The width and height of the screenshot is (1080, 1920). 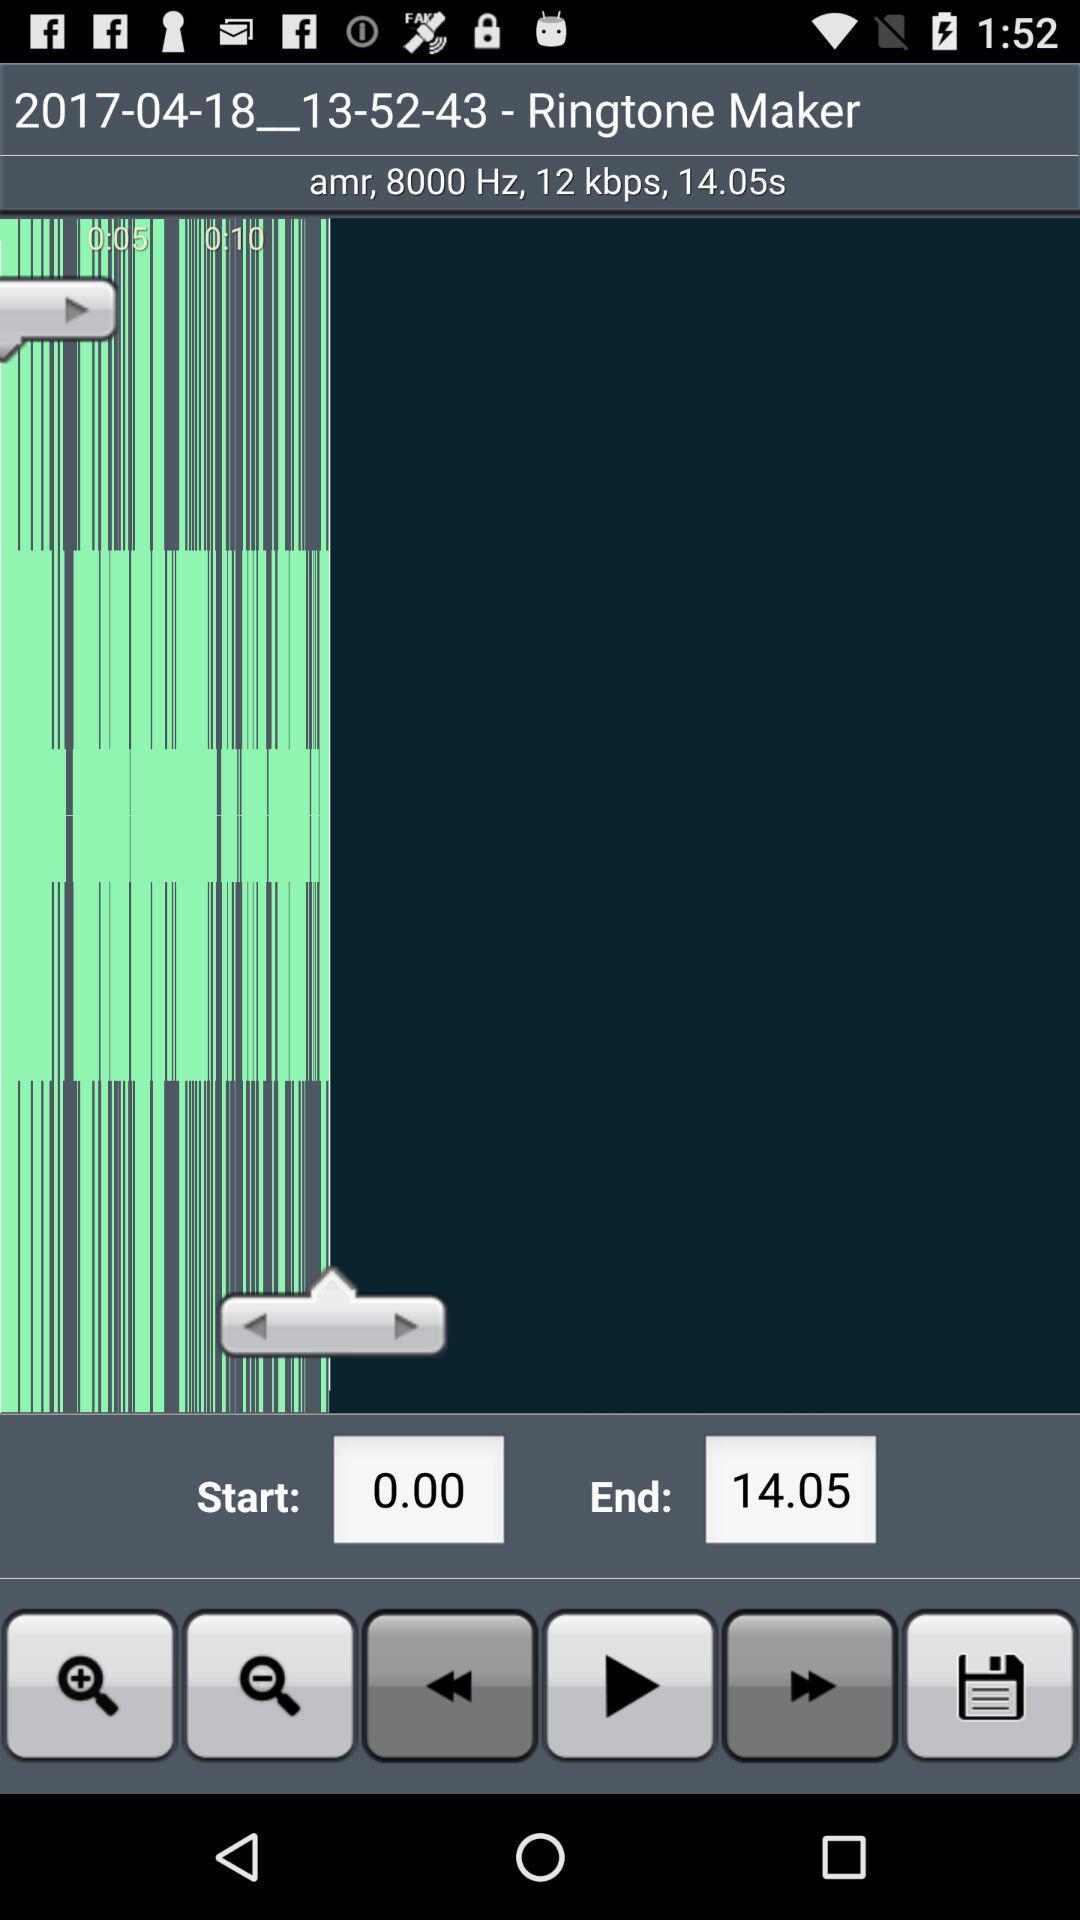 I want to click on file, so click(x=628, y=1684).